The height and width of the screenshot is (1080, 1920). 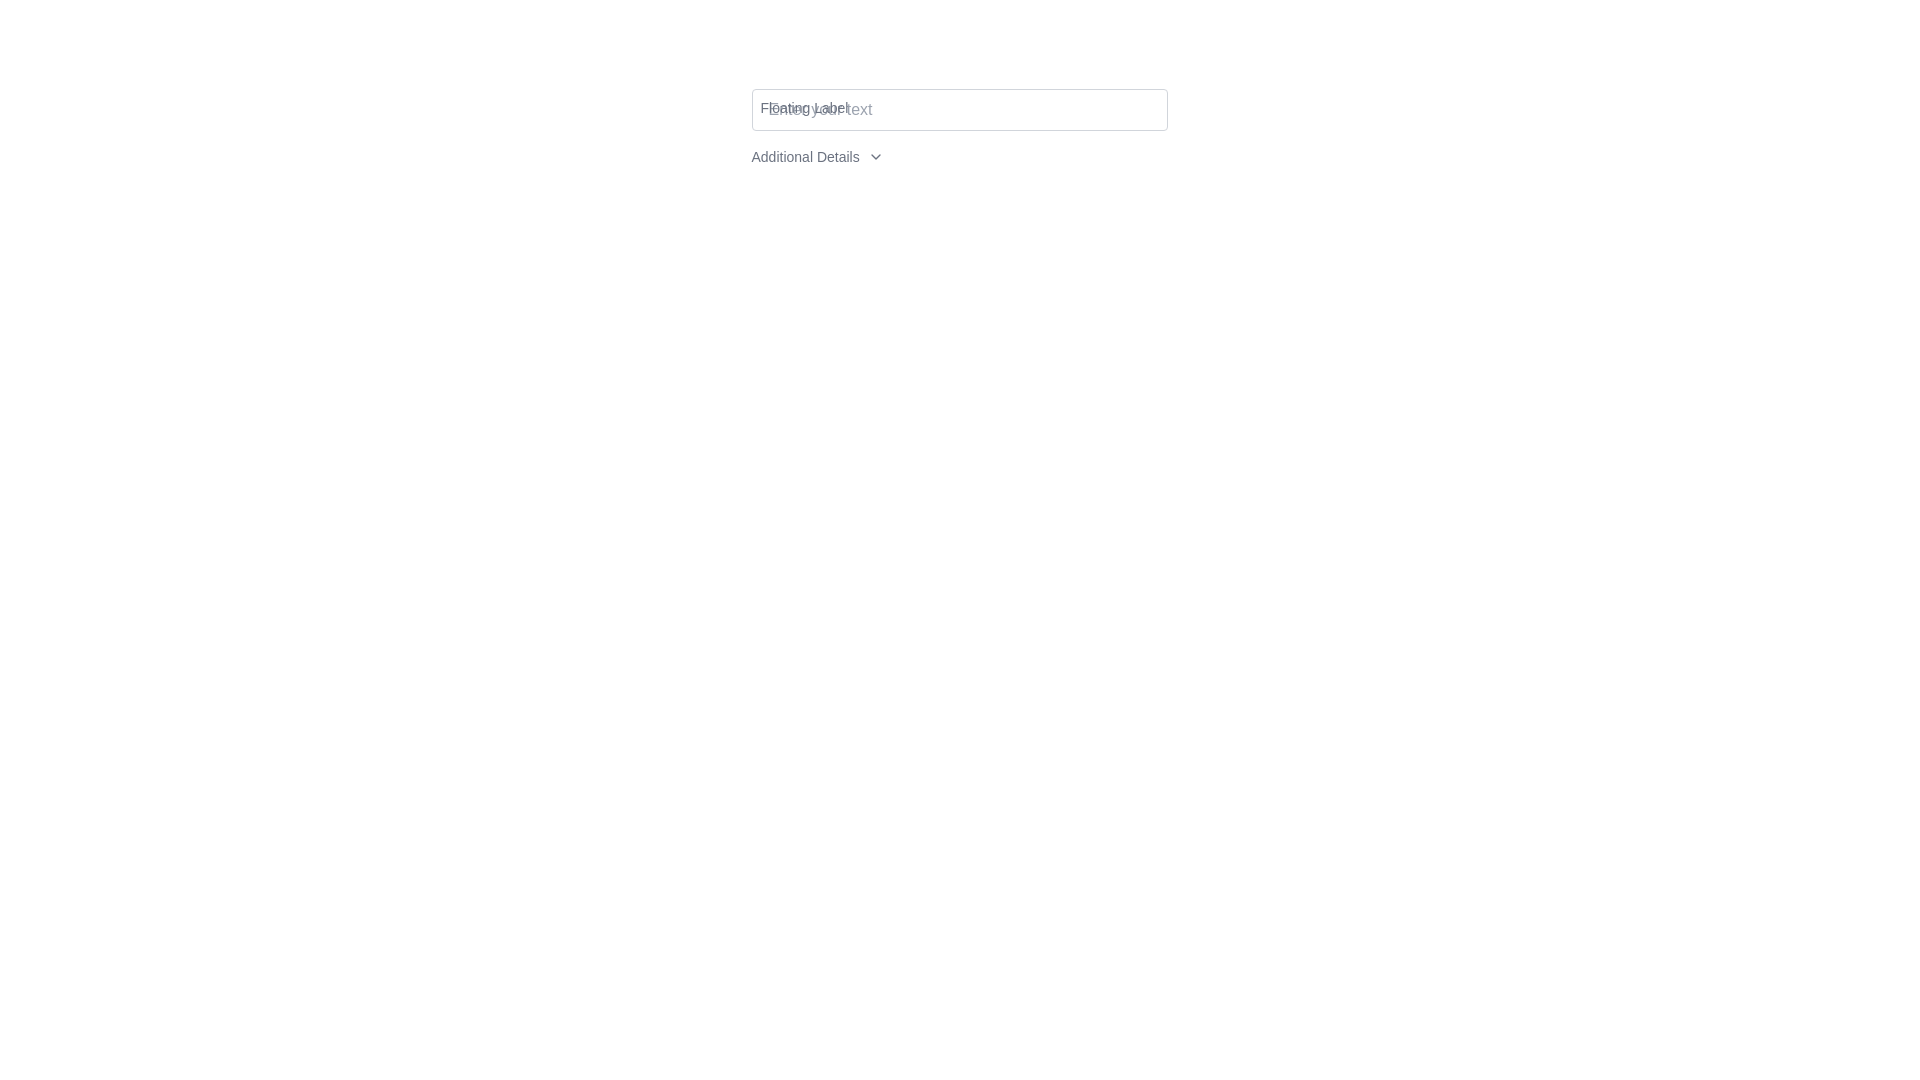 What do you see at coordinates (875, 156) in the screenshot?
I see `the icon located near the right edge of the 'Additional Details' label` at bounding box center [875, 156].